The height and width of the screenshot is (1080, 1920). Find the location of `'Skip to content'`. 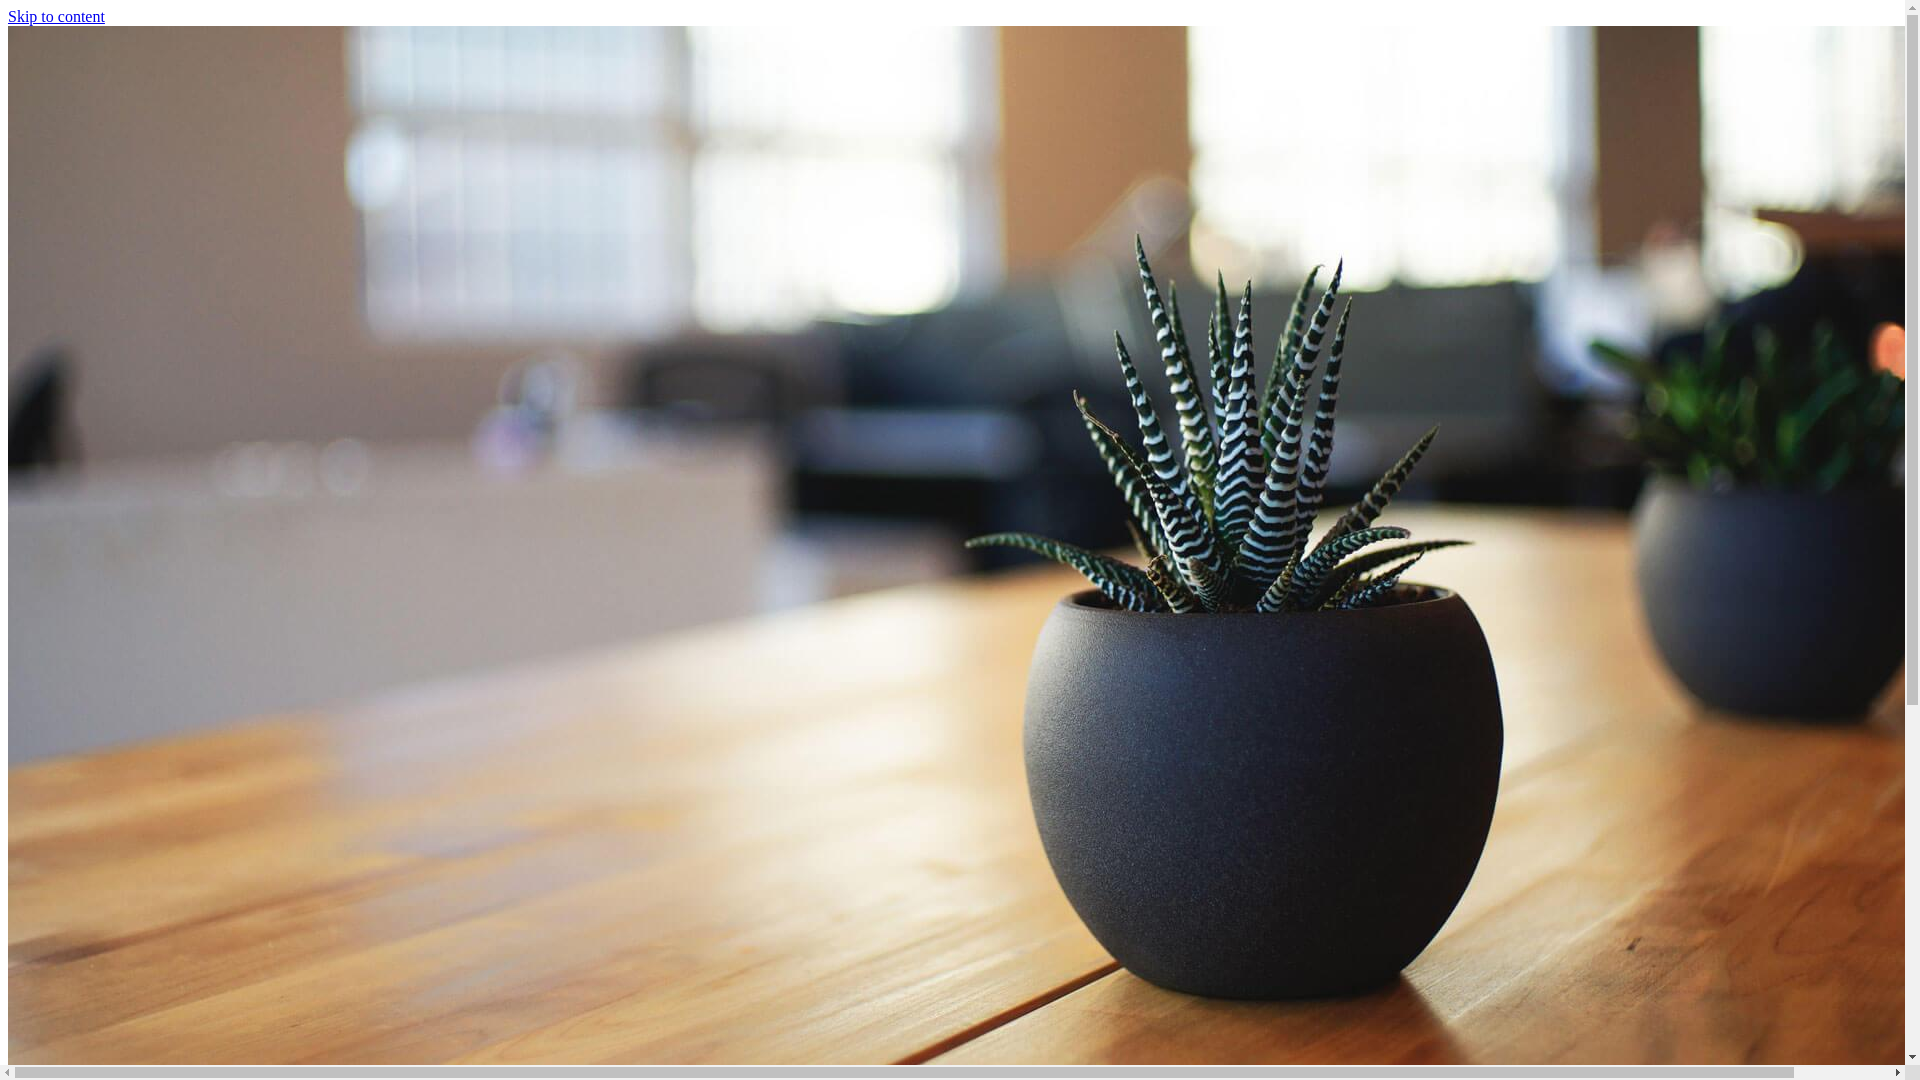

'Skip to content' is located at coordinates (8, 16).